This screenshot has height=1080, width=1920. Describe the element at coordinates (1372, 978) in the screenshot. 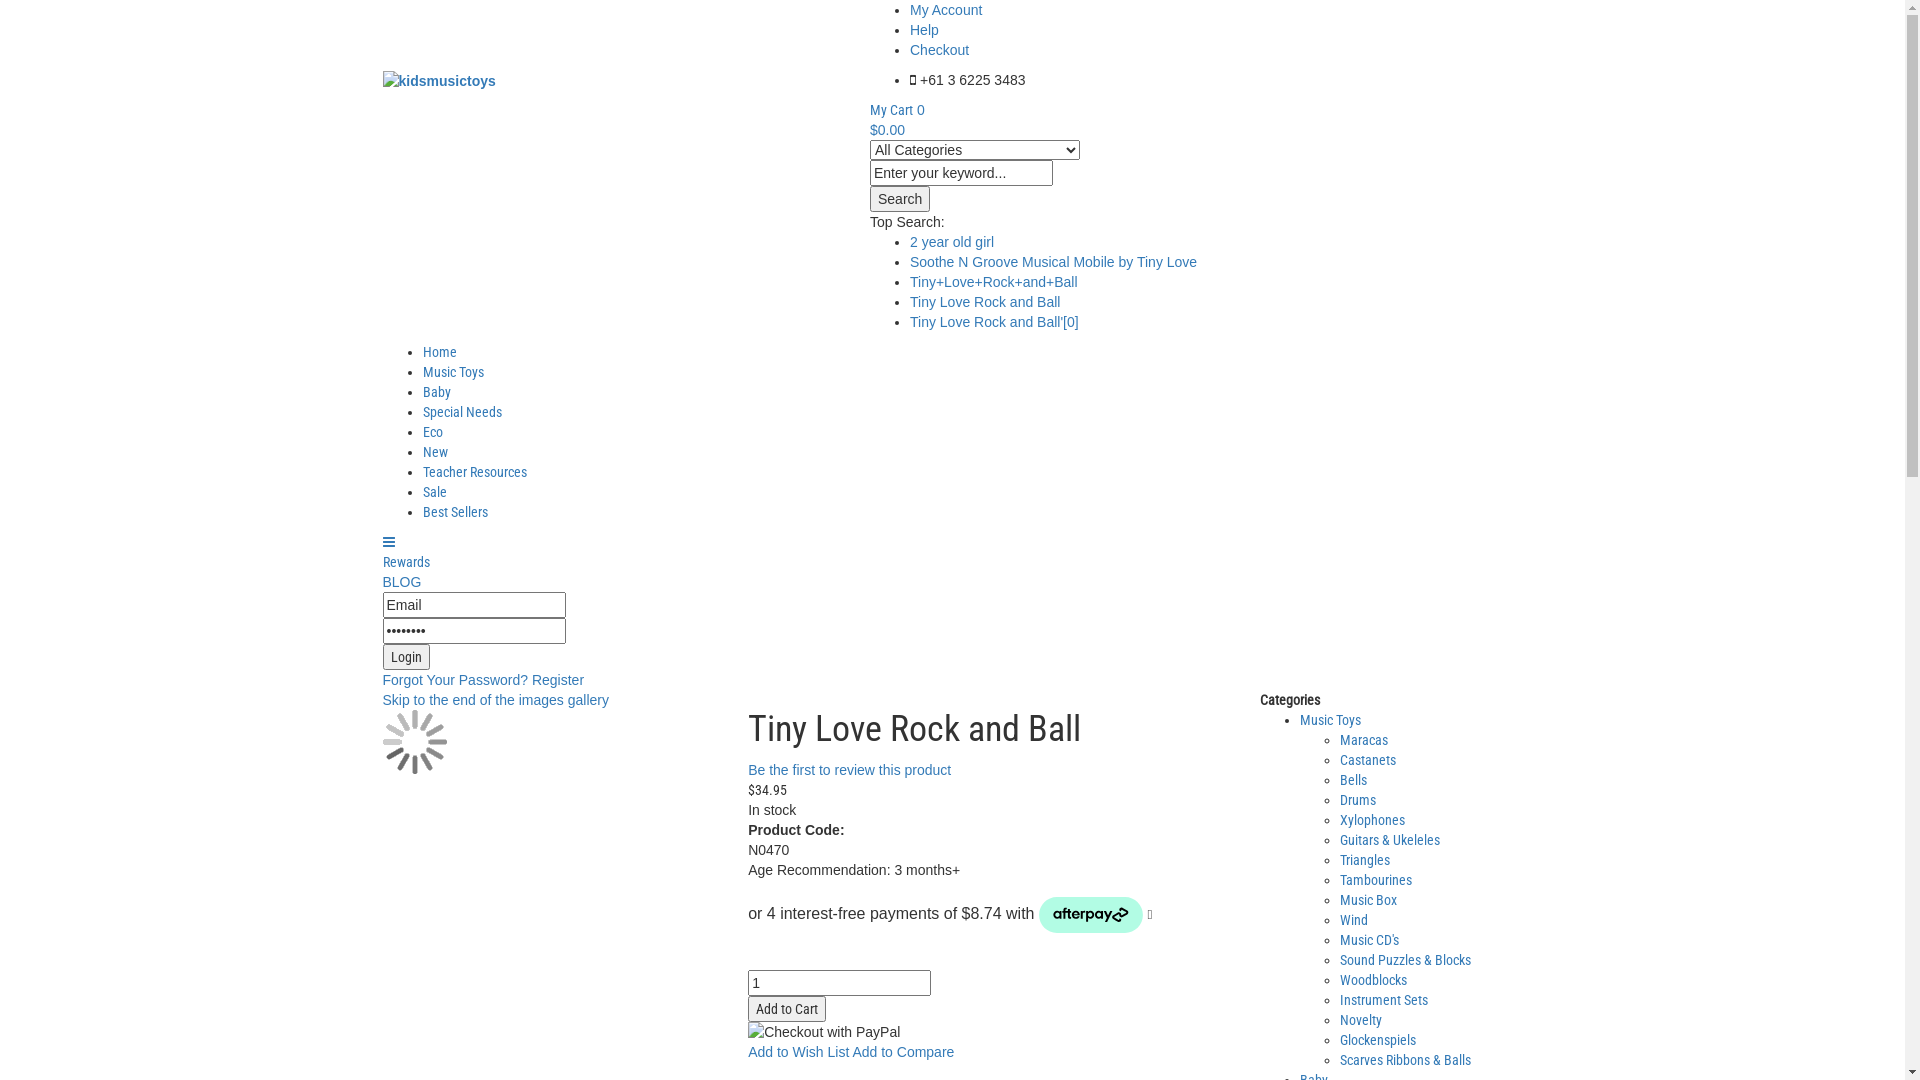

I see `'Woodblocks'` at that location.